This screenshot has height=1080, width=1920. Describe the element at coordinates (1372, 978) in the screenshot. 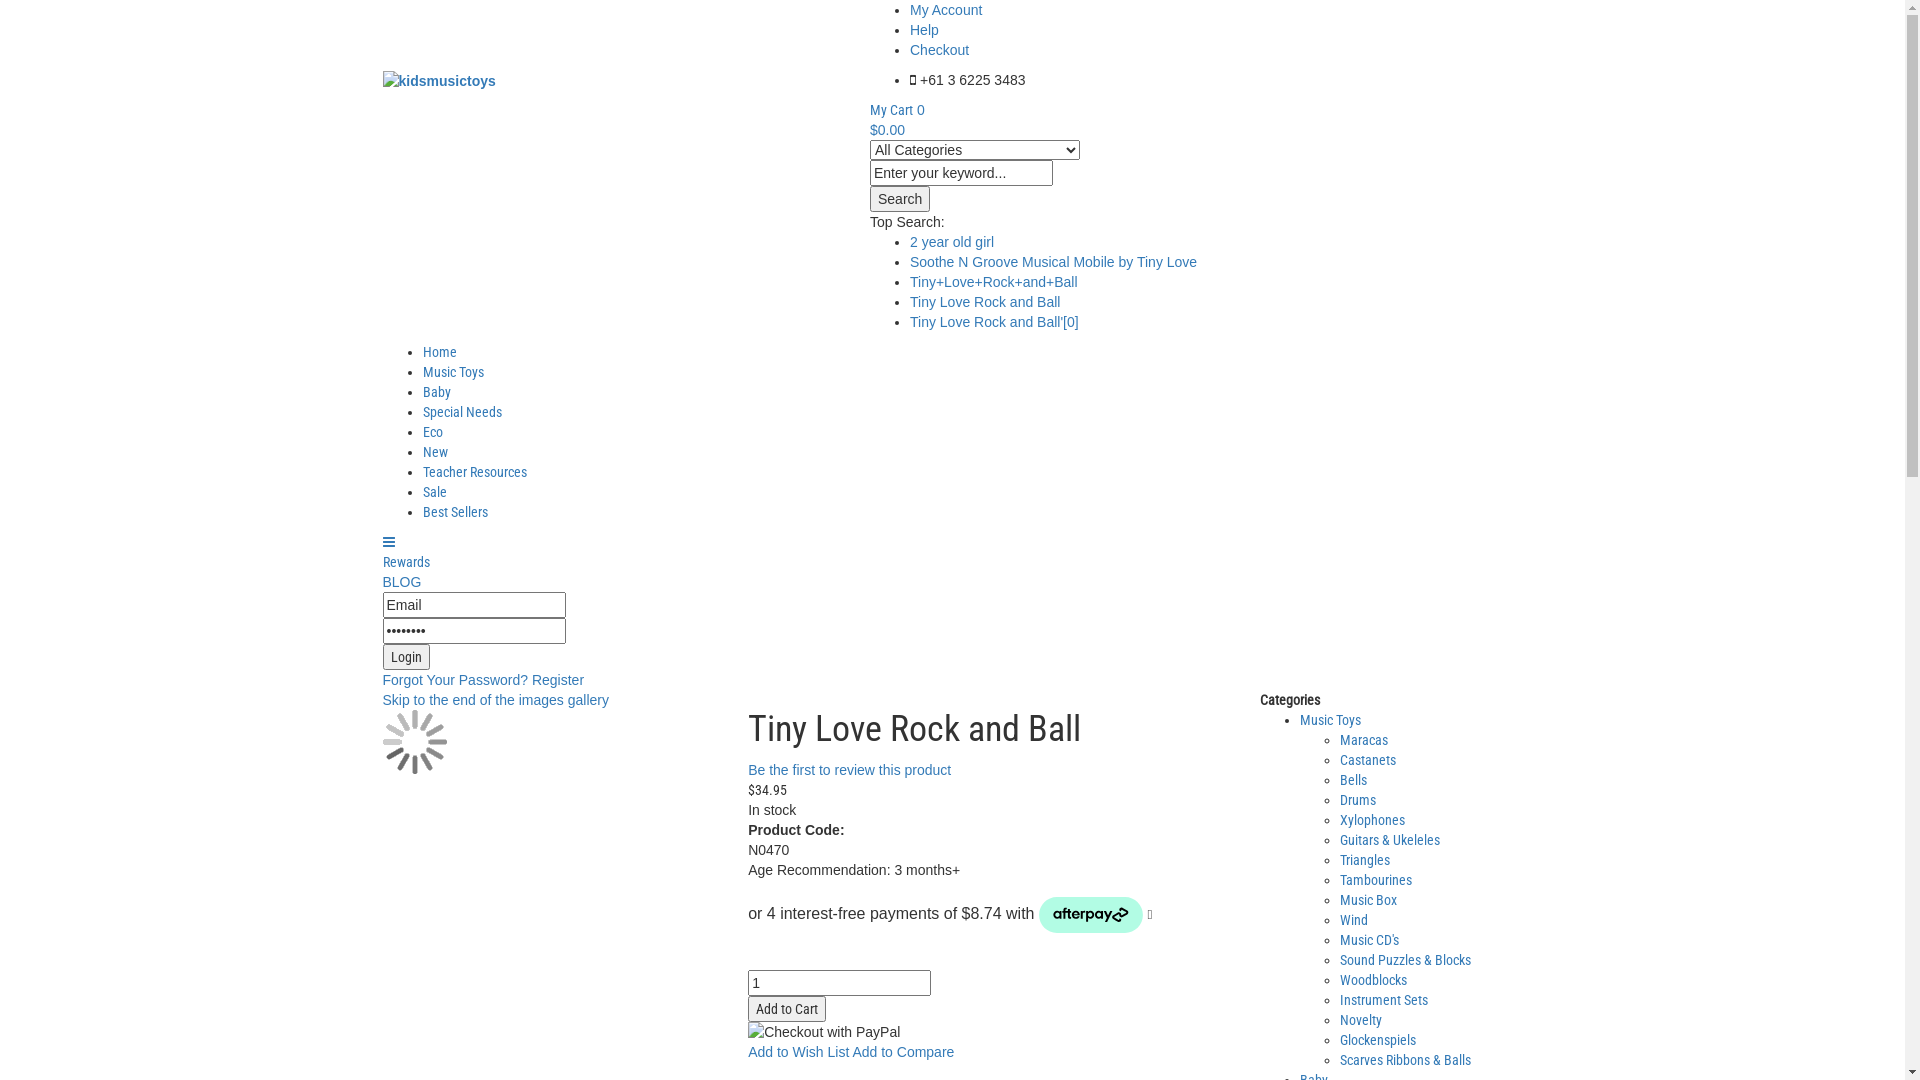

I see `'Woodblocks'` at that location.